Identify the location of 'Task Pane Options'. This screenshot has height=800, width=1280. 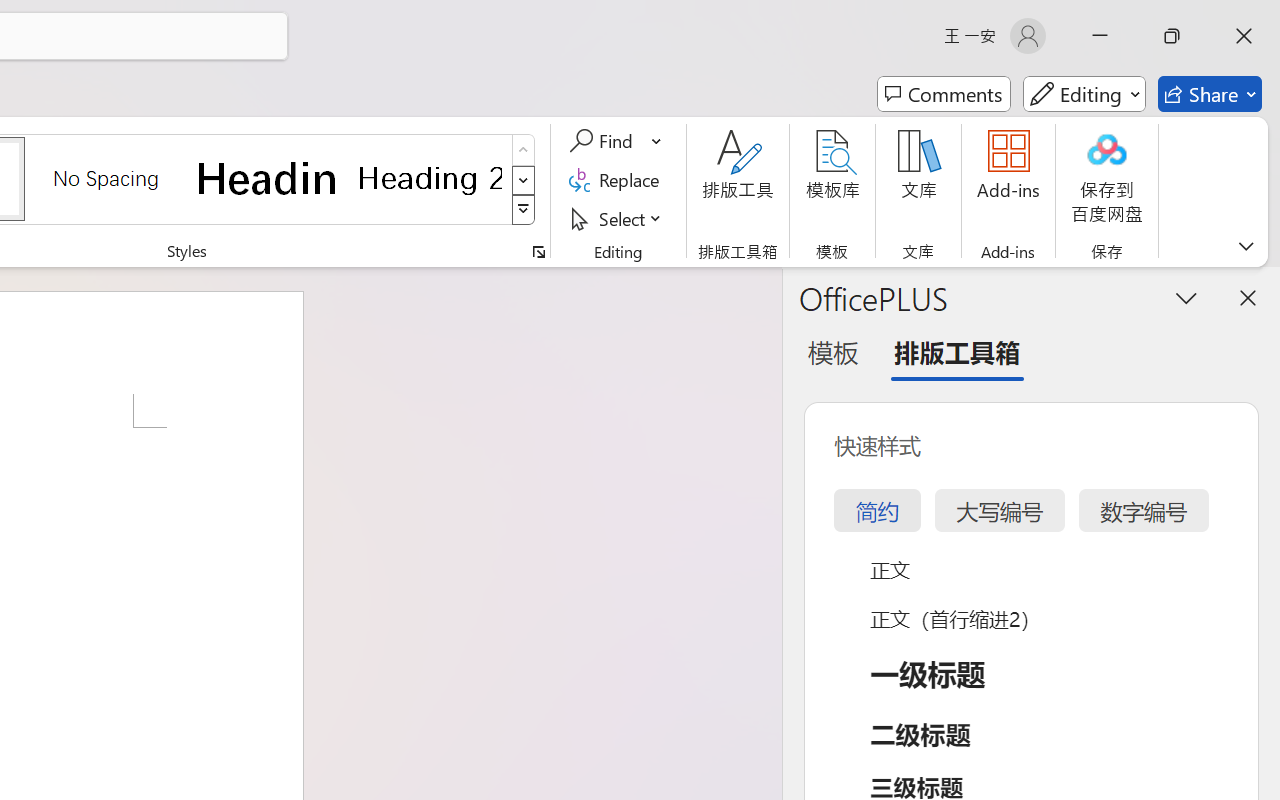
(1187, 297).